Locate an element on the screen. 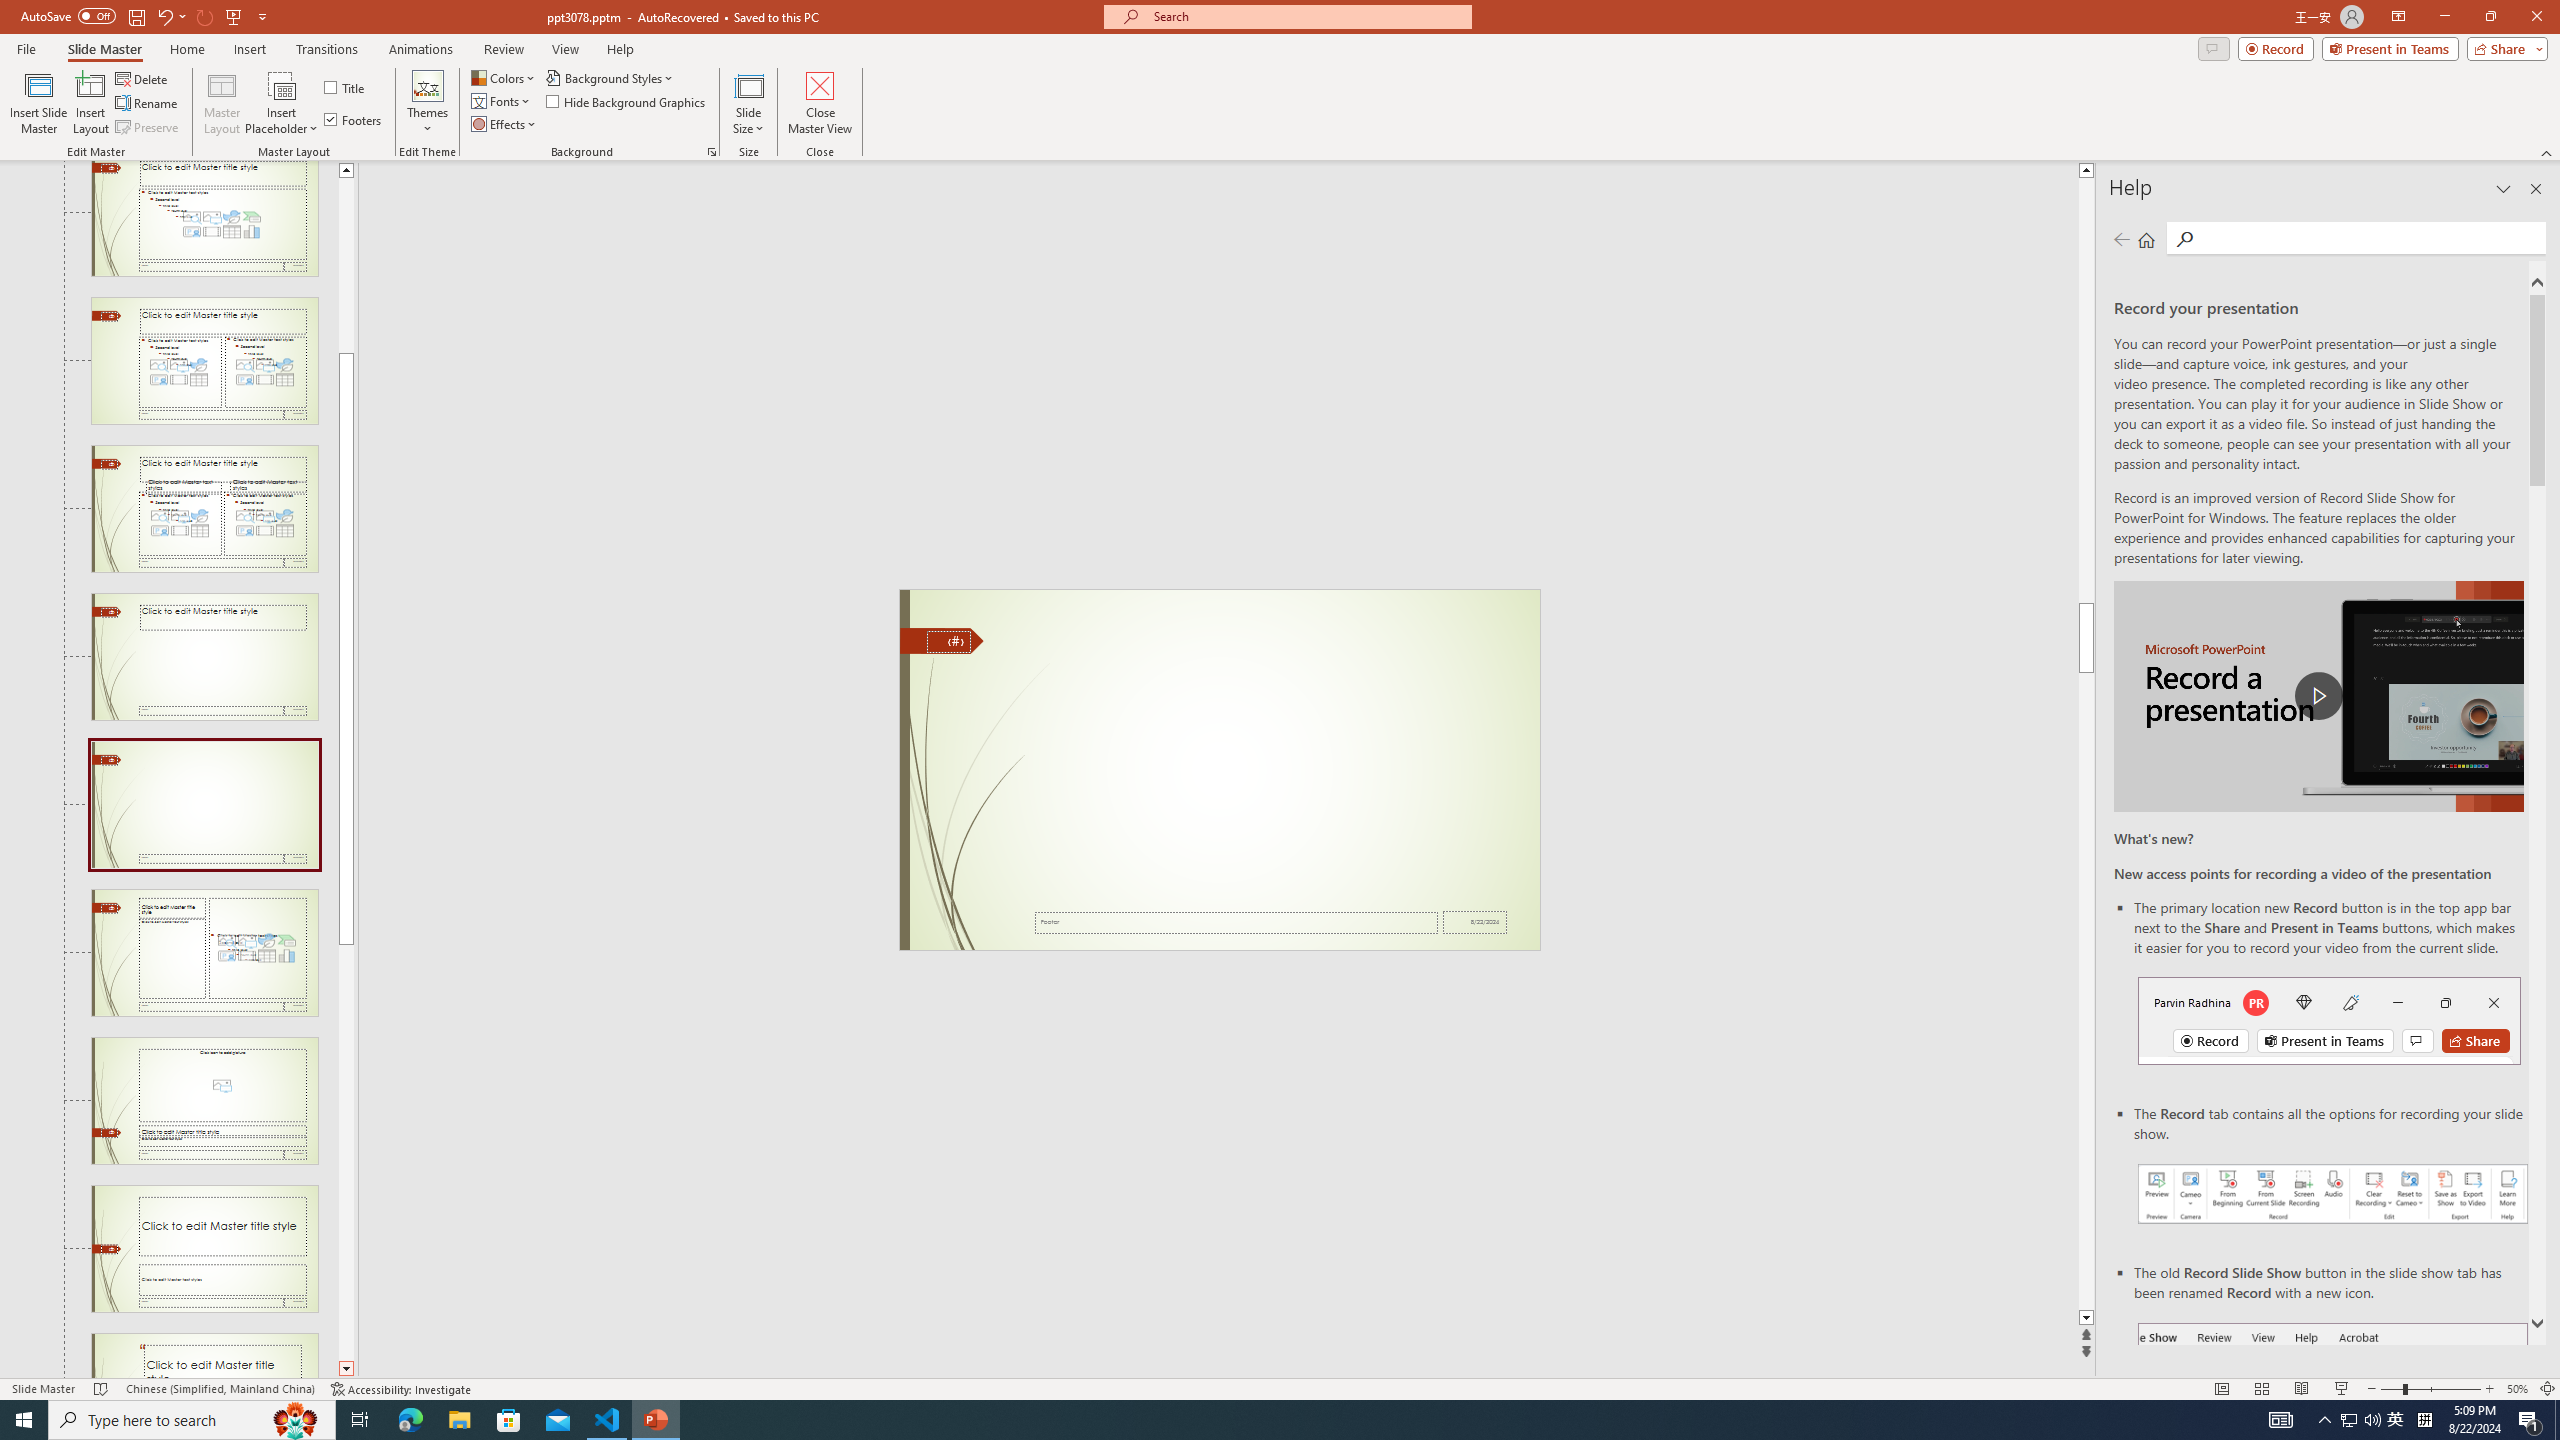 This screenshot has height=1440, width=2560. 'Slide Content with Caption Layout: used by no slides' is located at coordinates (203, 953).